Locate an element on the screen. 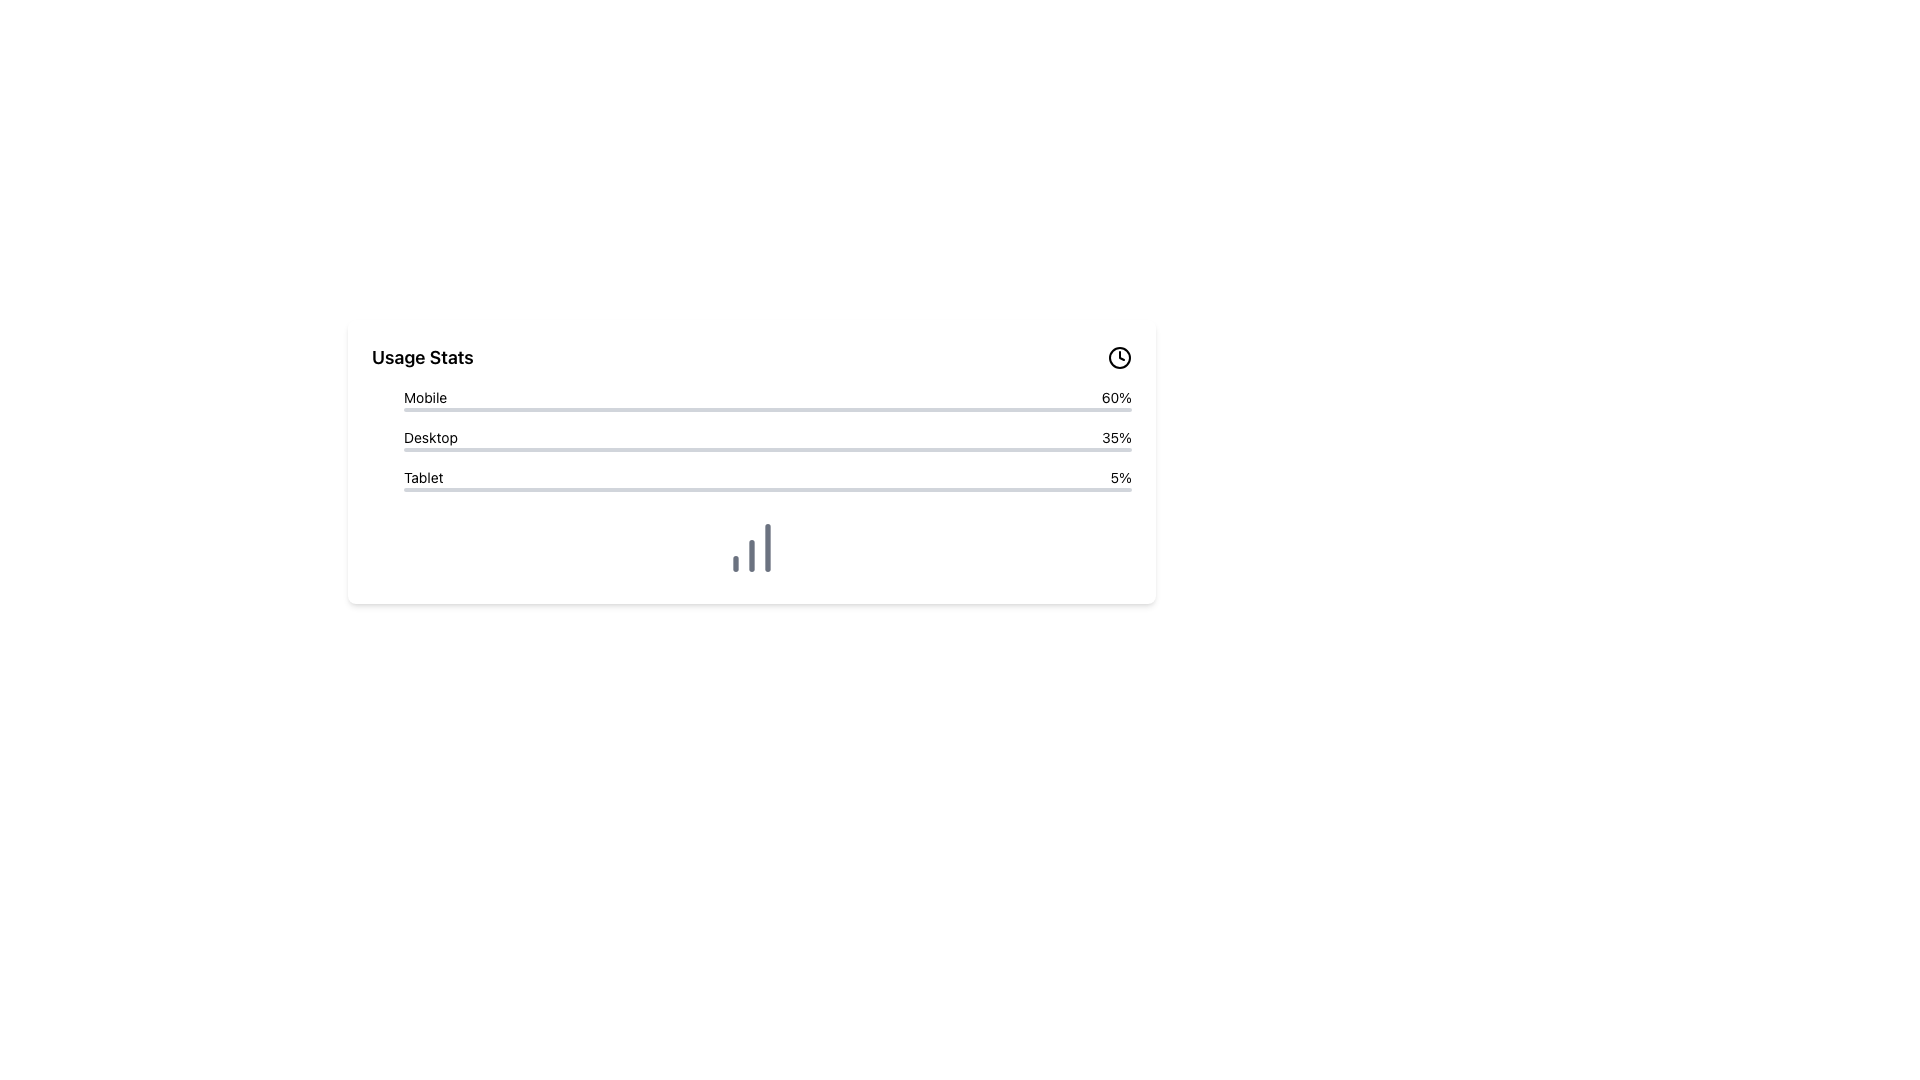 The image size is (1920, 1080). width proportion of the horizontal progress bar indicating 35% completion located within the 'Desktop' section, which is visually represented by a green portion against a gray background is located at coordinates (767, 450).